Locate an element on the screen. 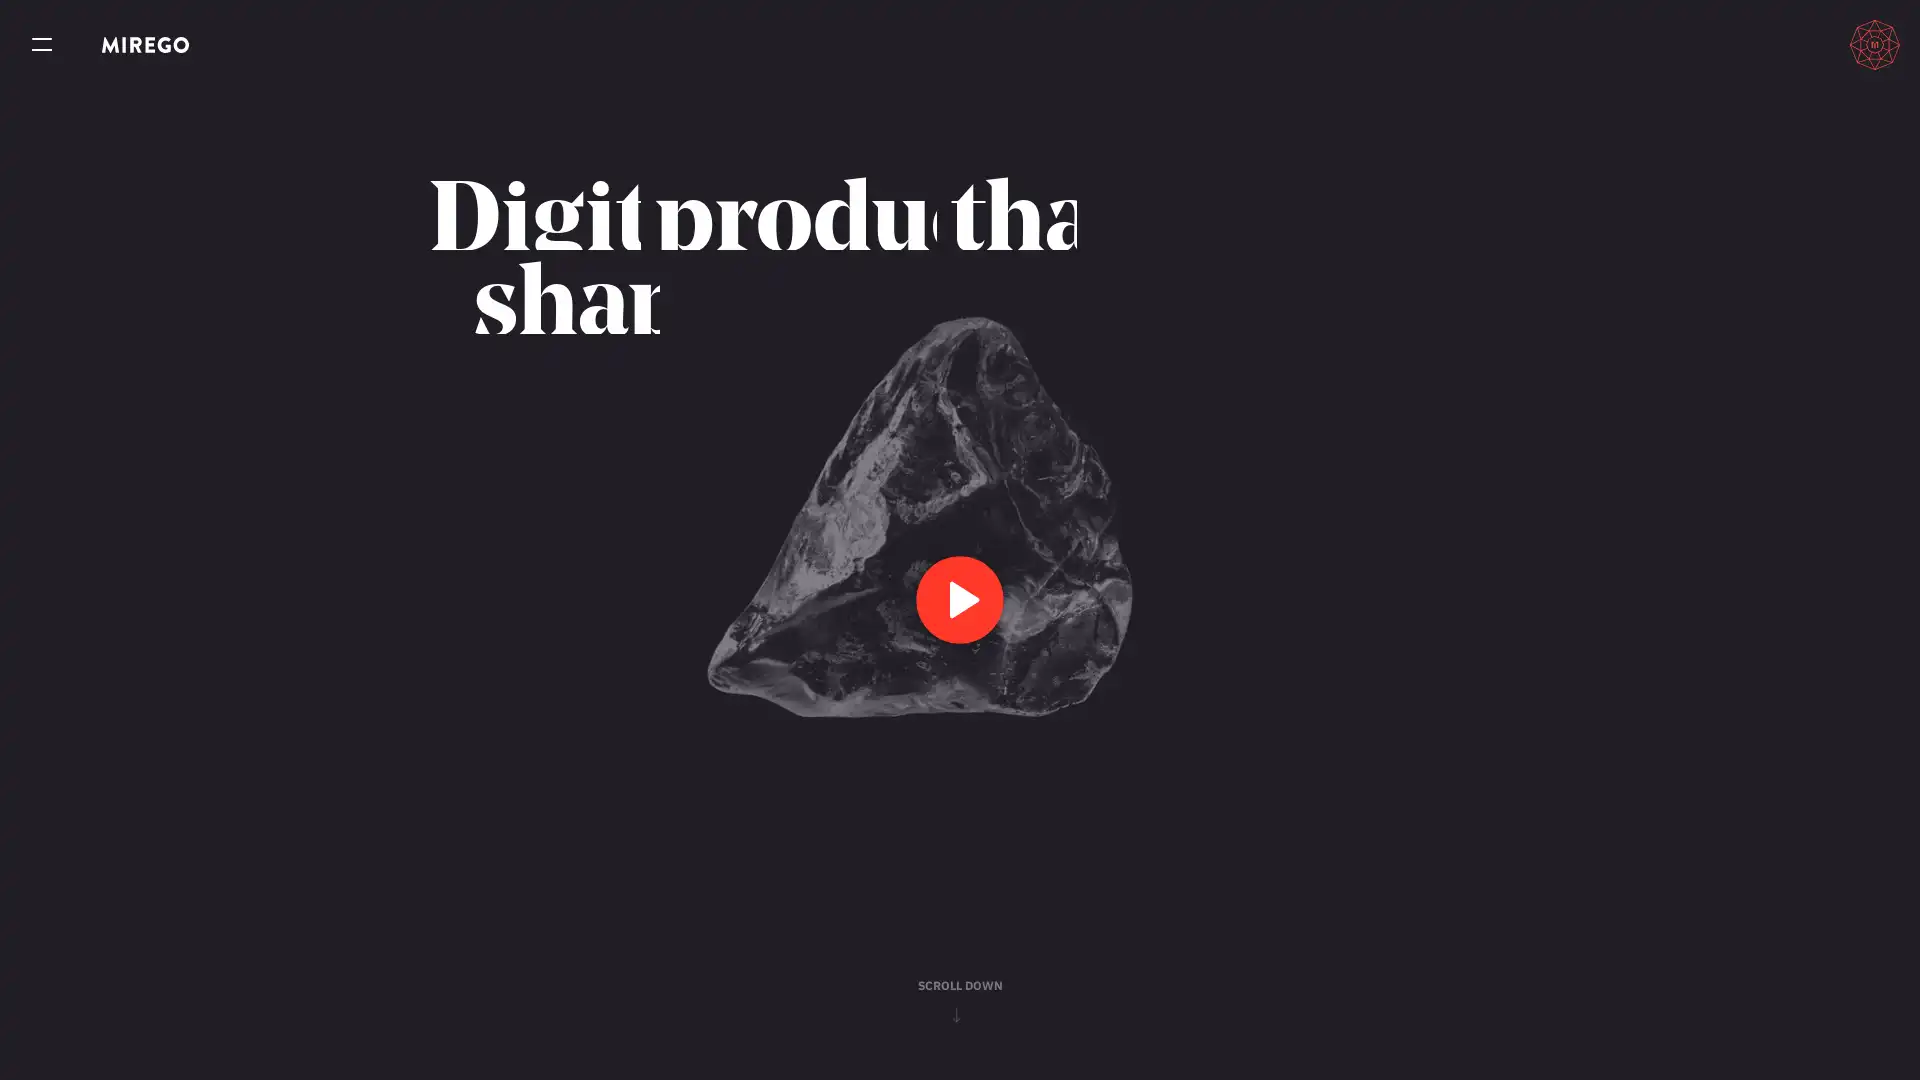 The width and height of the screenshot is (1920, 1080). See navigation is located at coordinates (42, 45).